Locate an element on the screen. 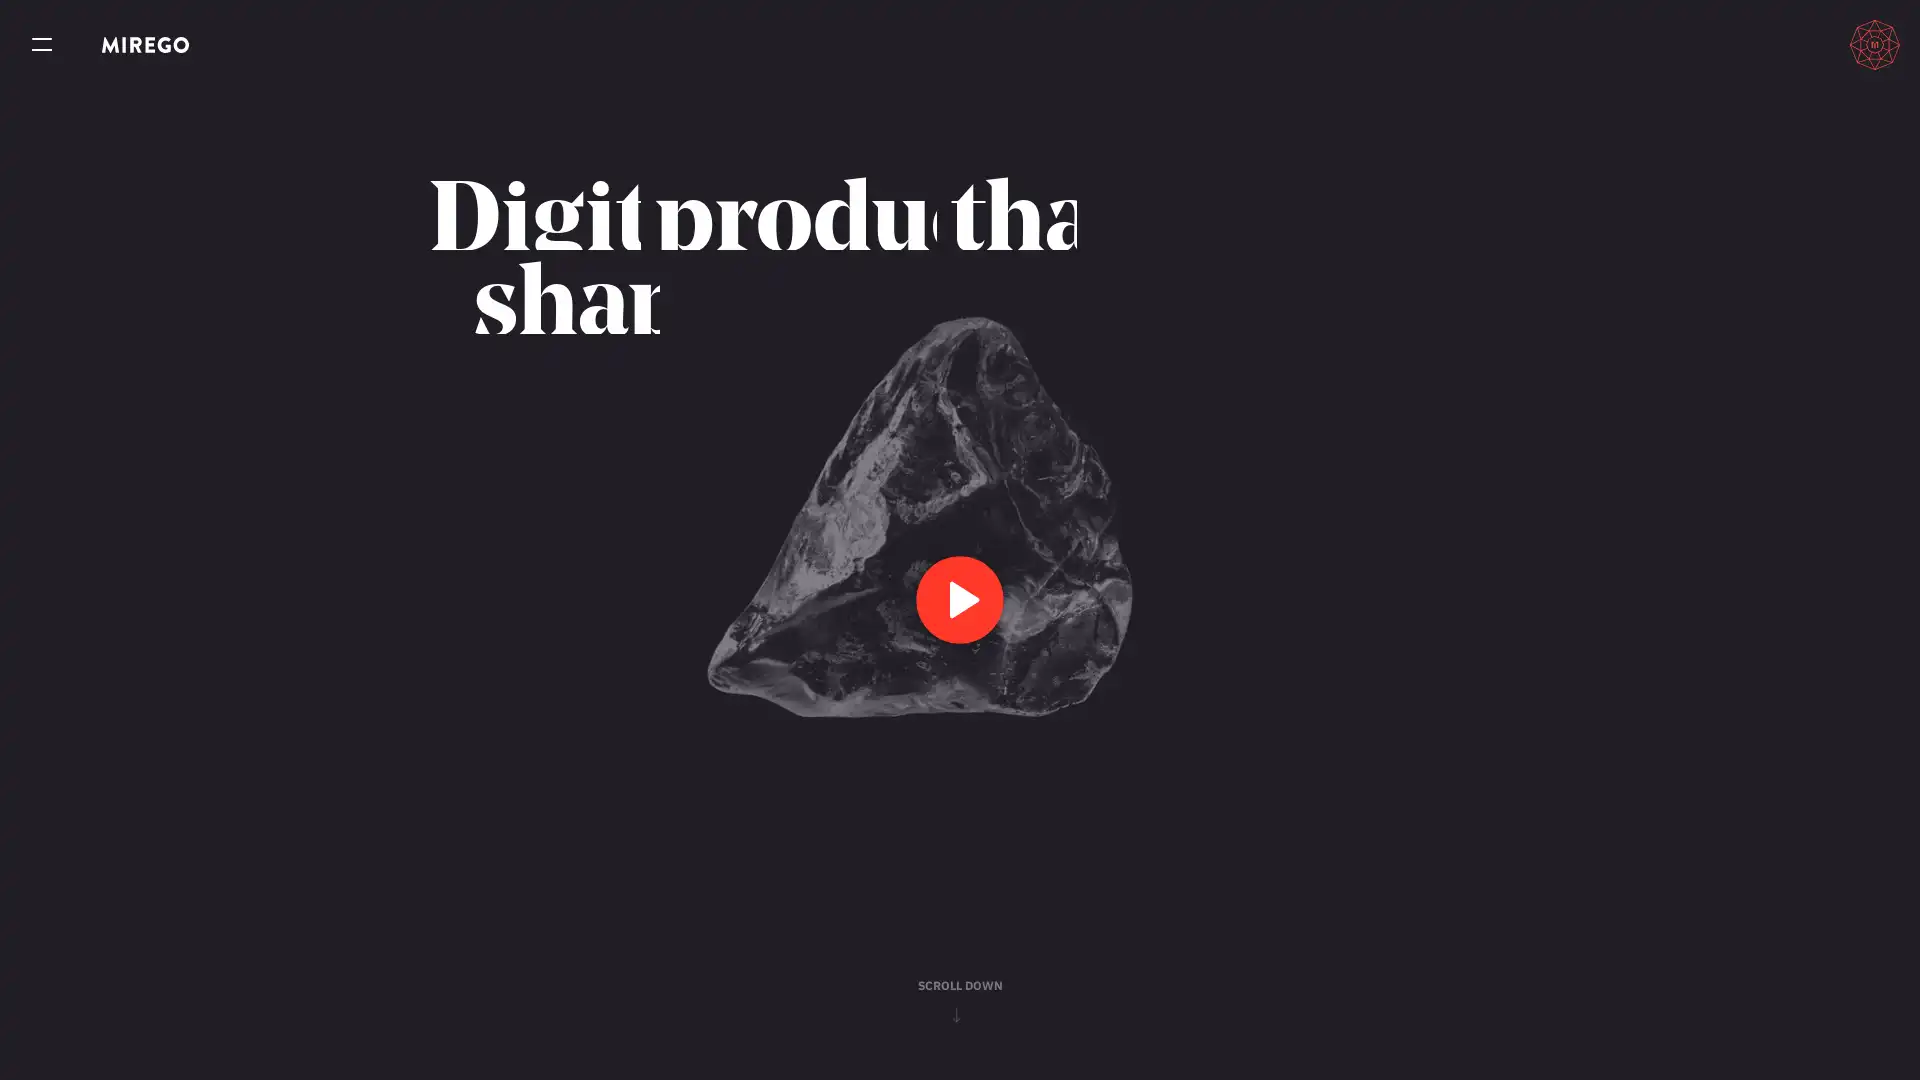 The width and height of the screenshot is (1920, 1080). See navigation is located at coordinates (42, 45).